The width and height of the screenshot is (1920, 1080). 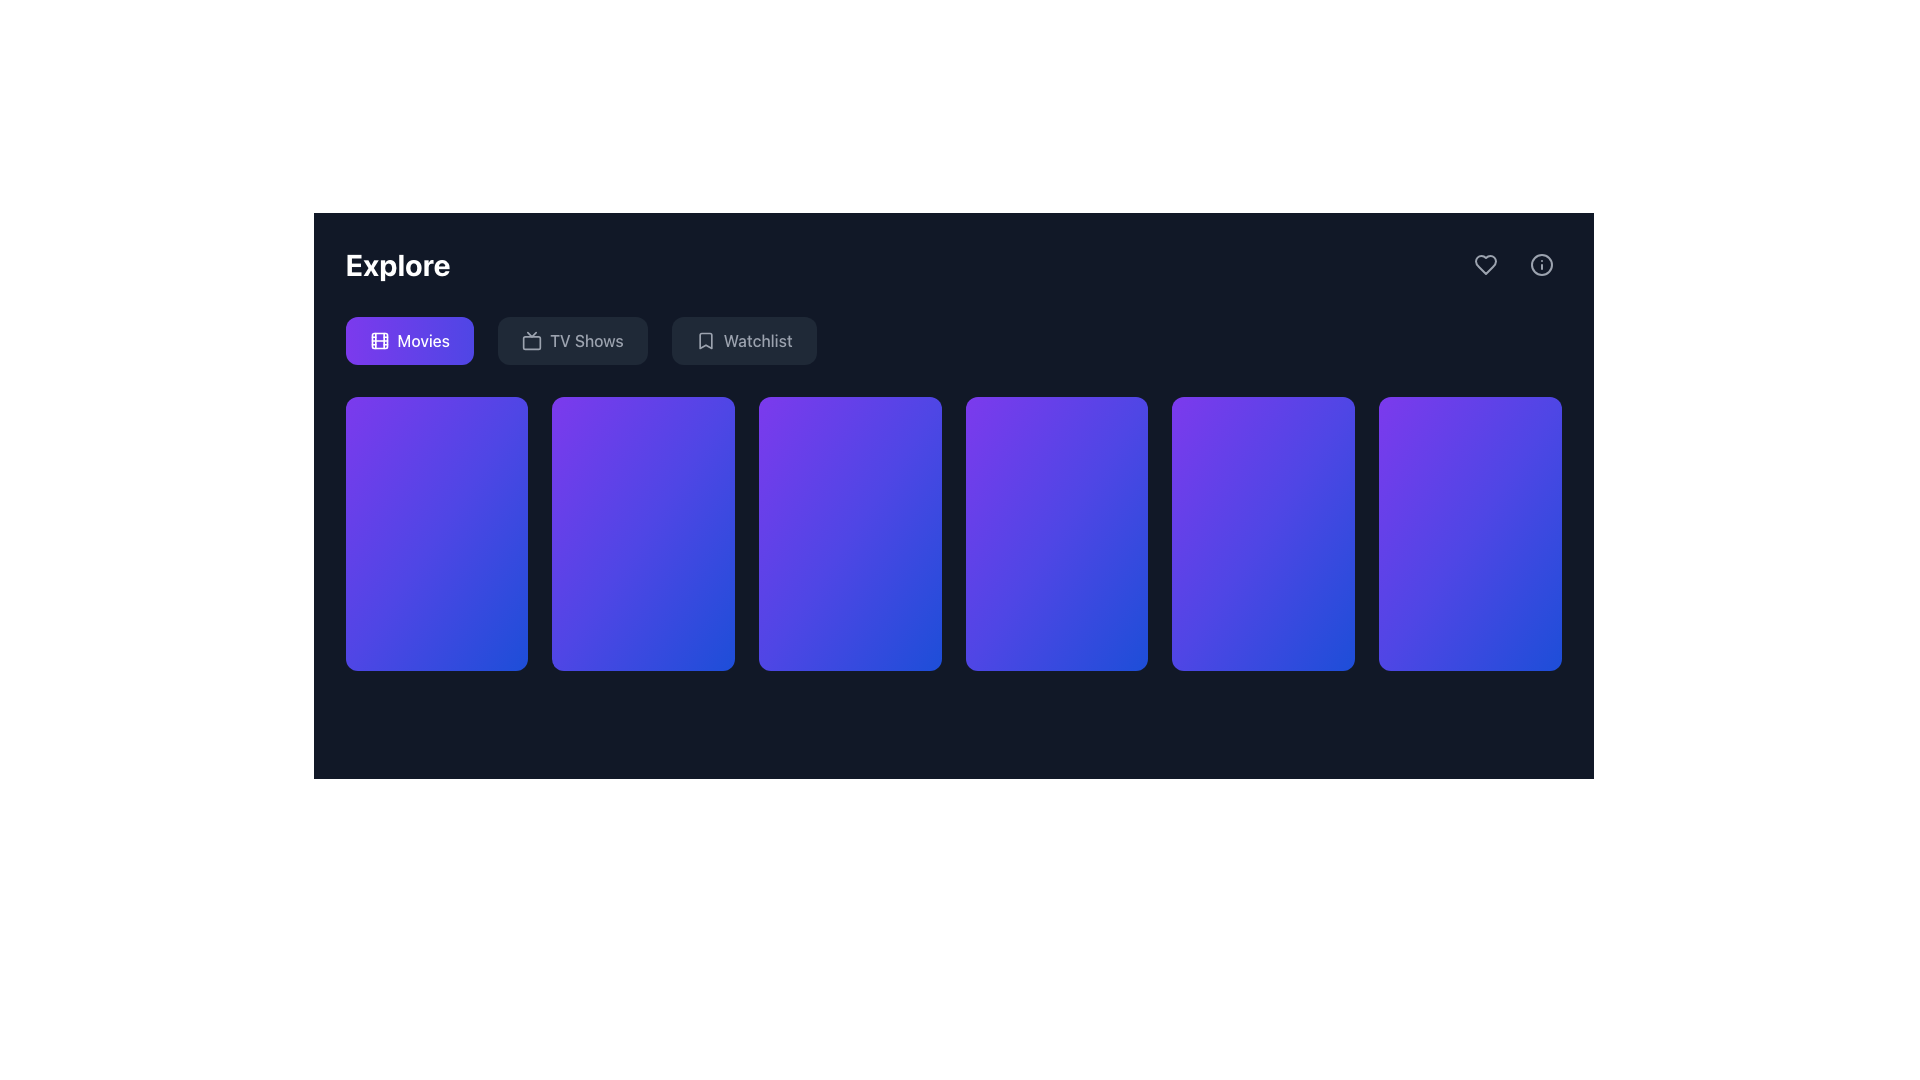 I want to click on the 'TV Shows' text label within the button, so click(x=585, y=339).